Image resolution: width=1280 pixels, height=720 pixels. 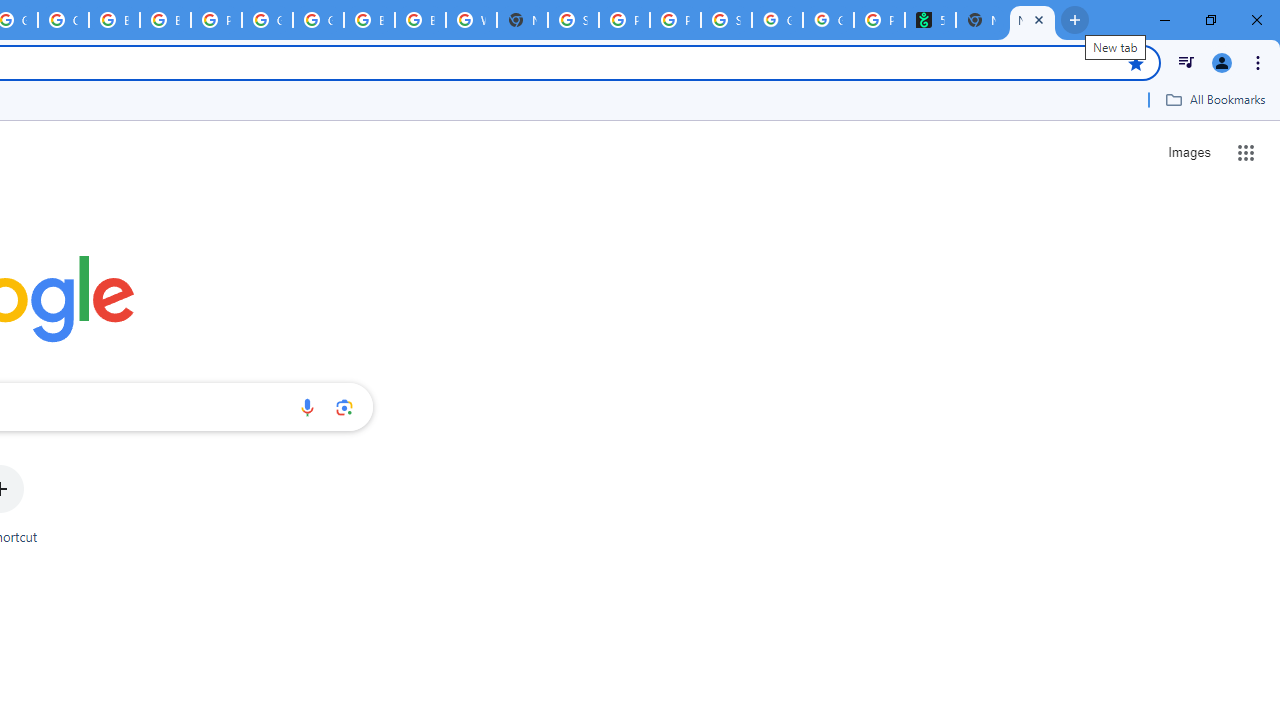 I want to click on 'Sign in - Google Accounts', so click(x=572, y=20).